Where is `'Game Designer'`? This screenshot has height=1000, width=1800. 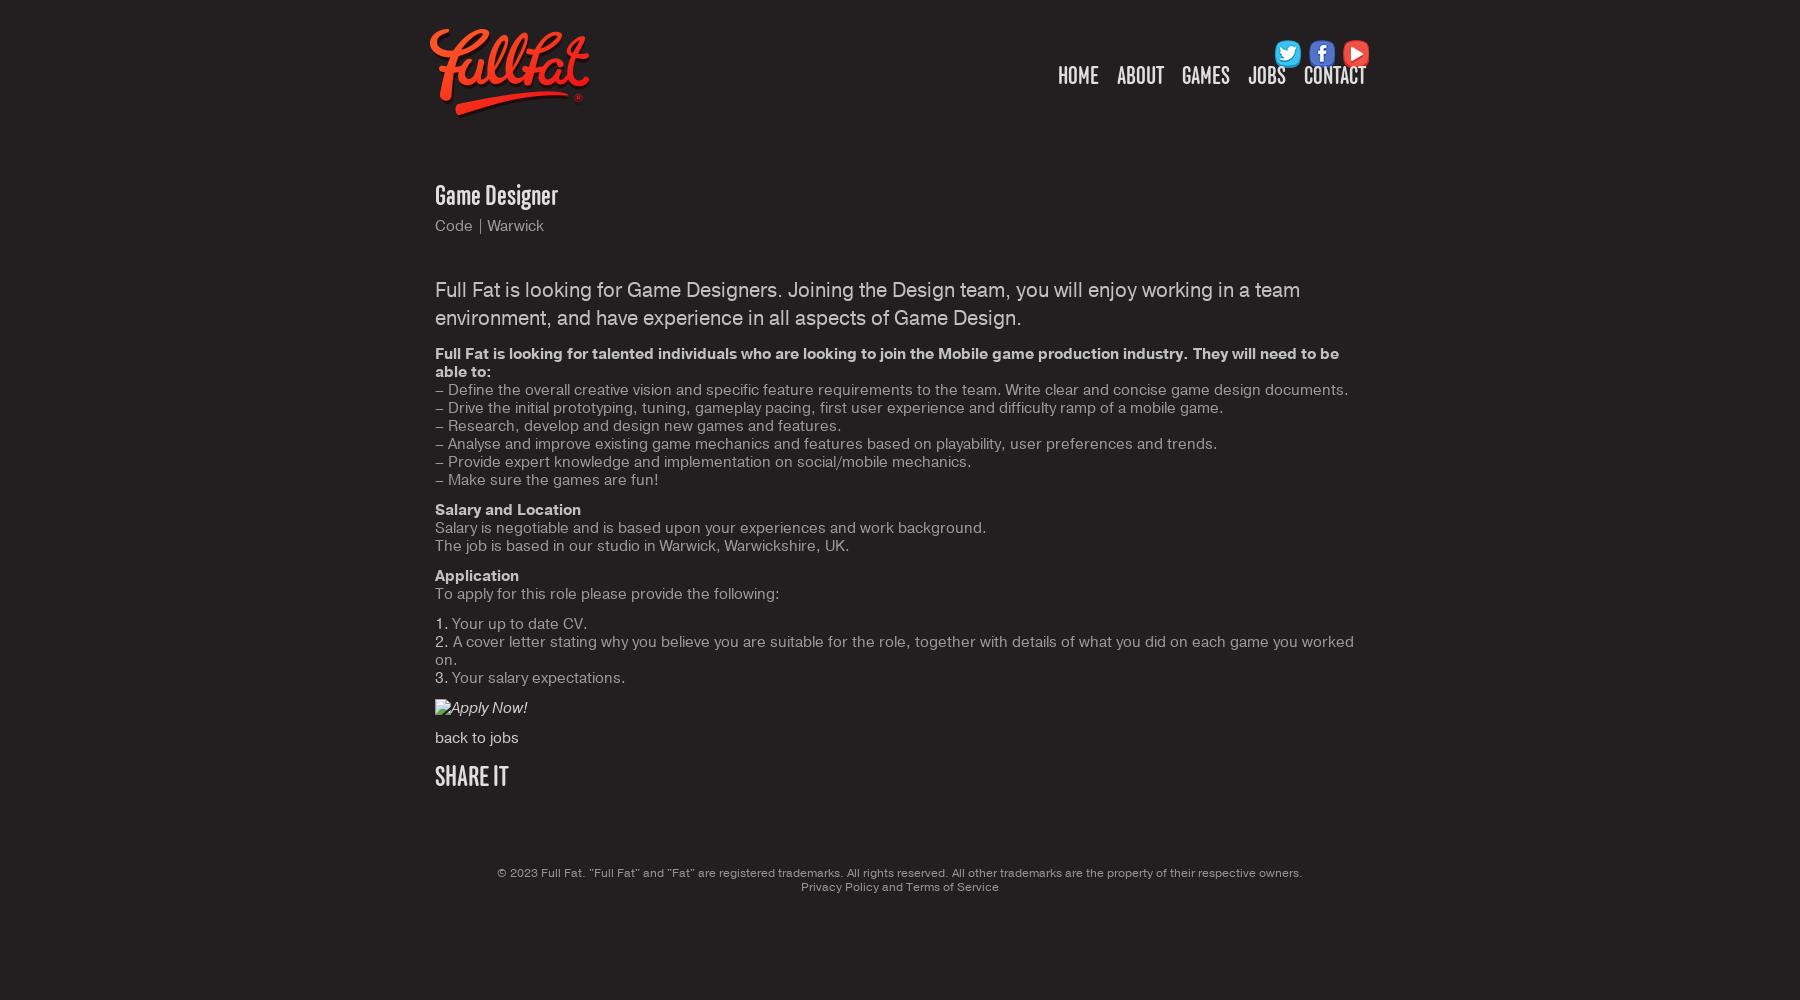 'Game Designer' is located at coordinates (495, 195).